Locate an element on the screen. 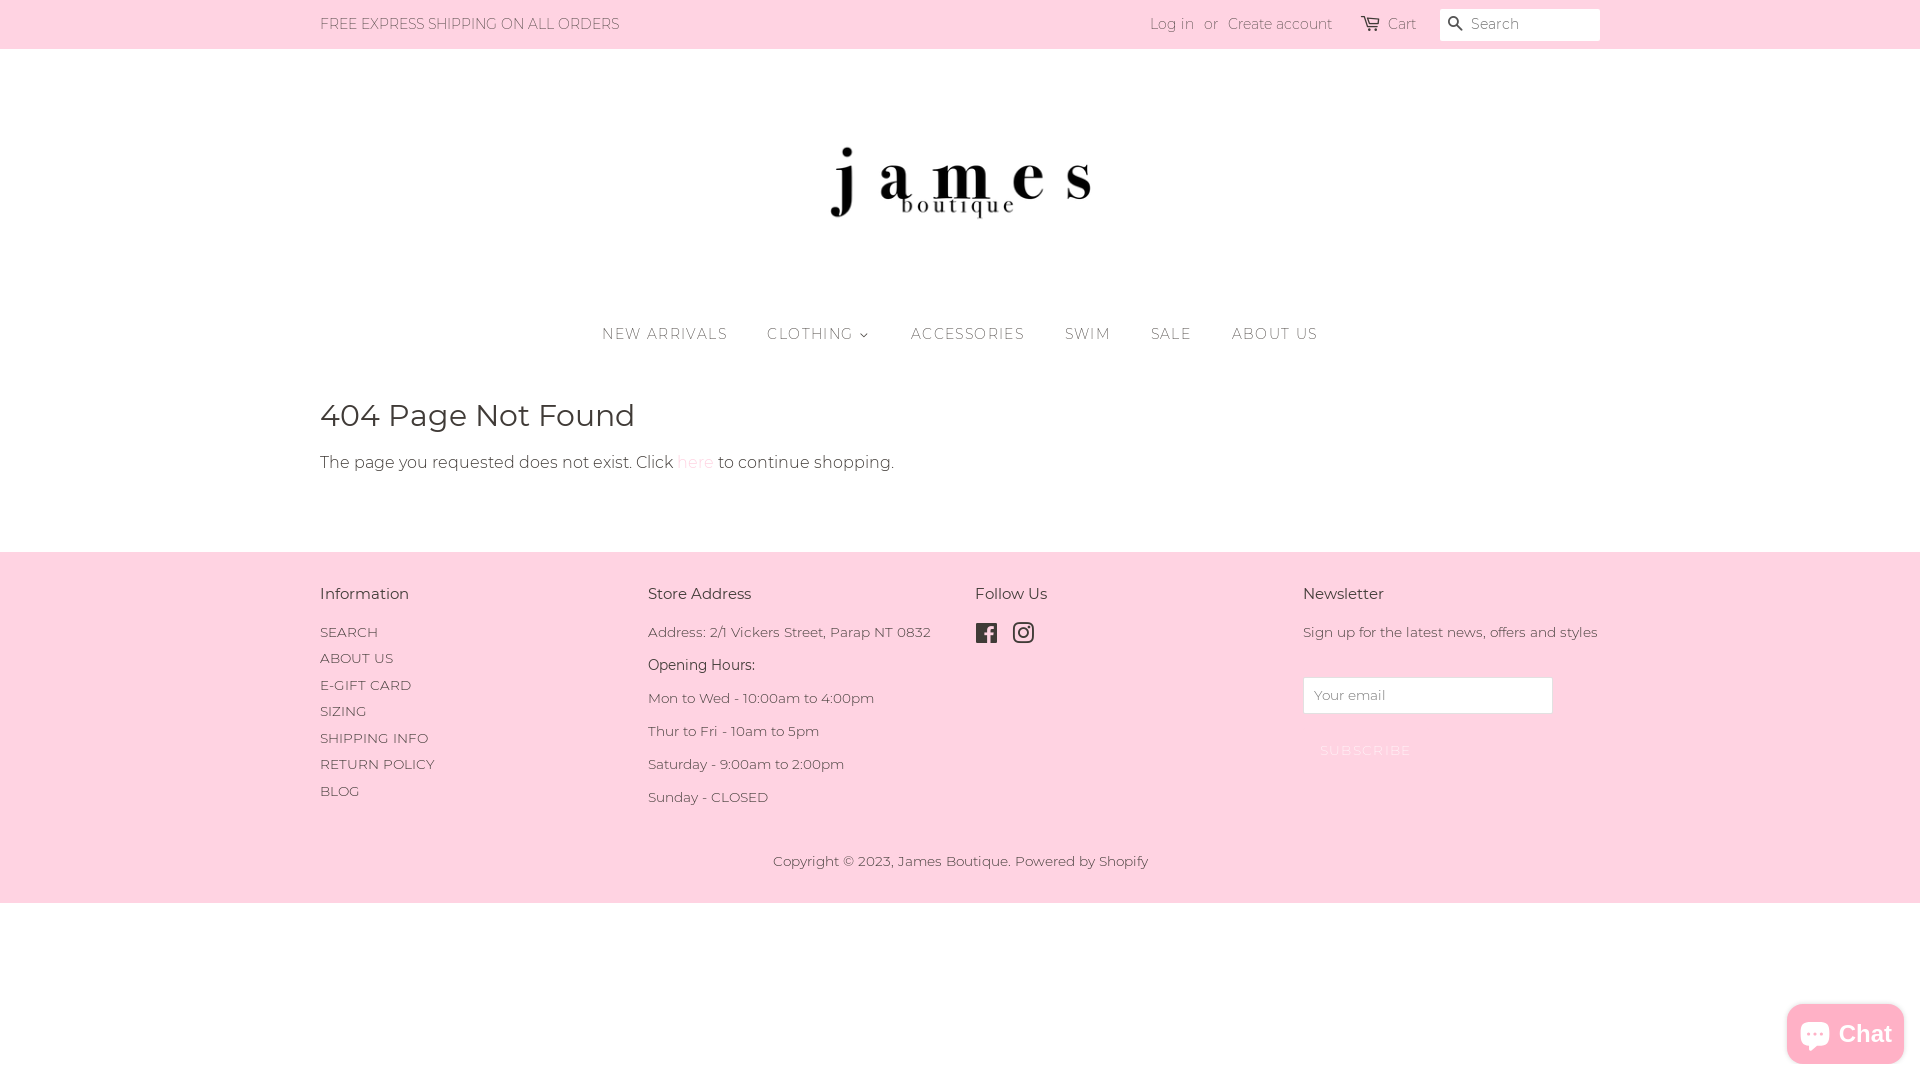  'SIZING' is located at coordinates (343, 709).